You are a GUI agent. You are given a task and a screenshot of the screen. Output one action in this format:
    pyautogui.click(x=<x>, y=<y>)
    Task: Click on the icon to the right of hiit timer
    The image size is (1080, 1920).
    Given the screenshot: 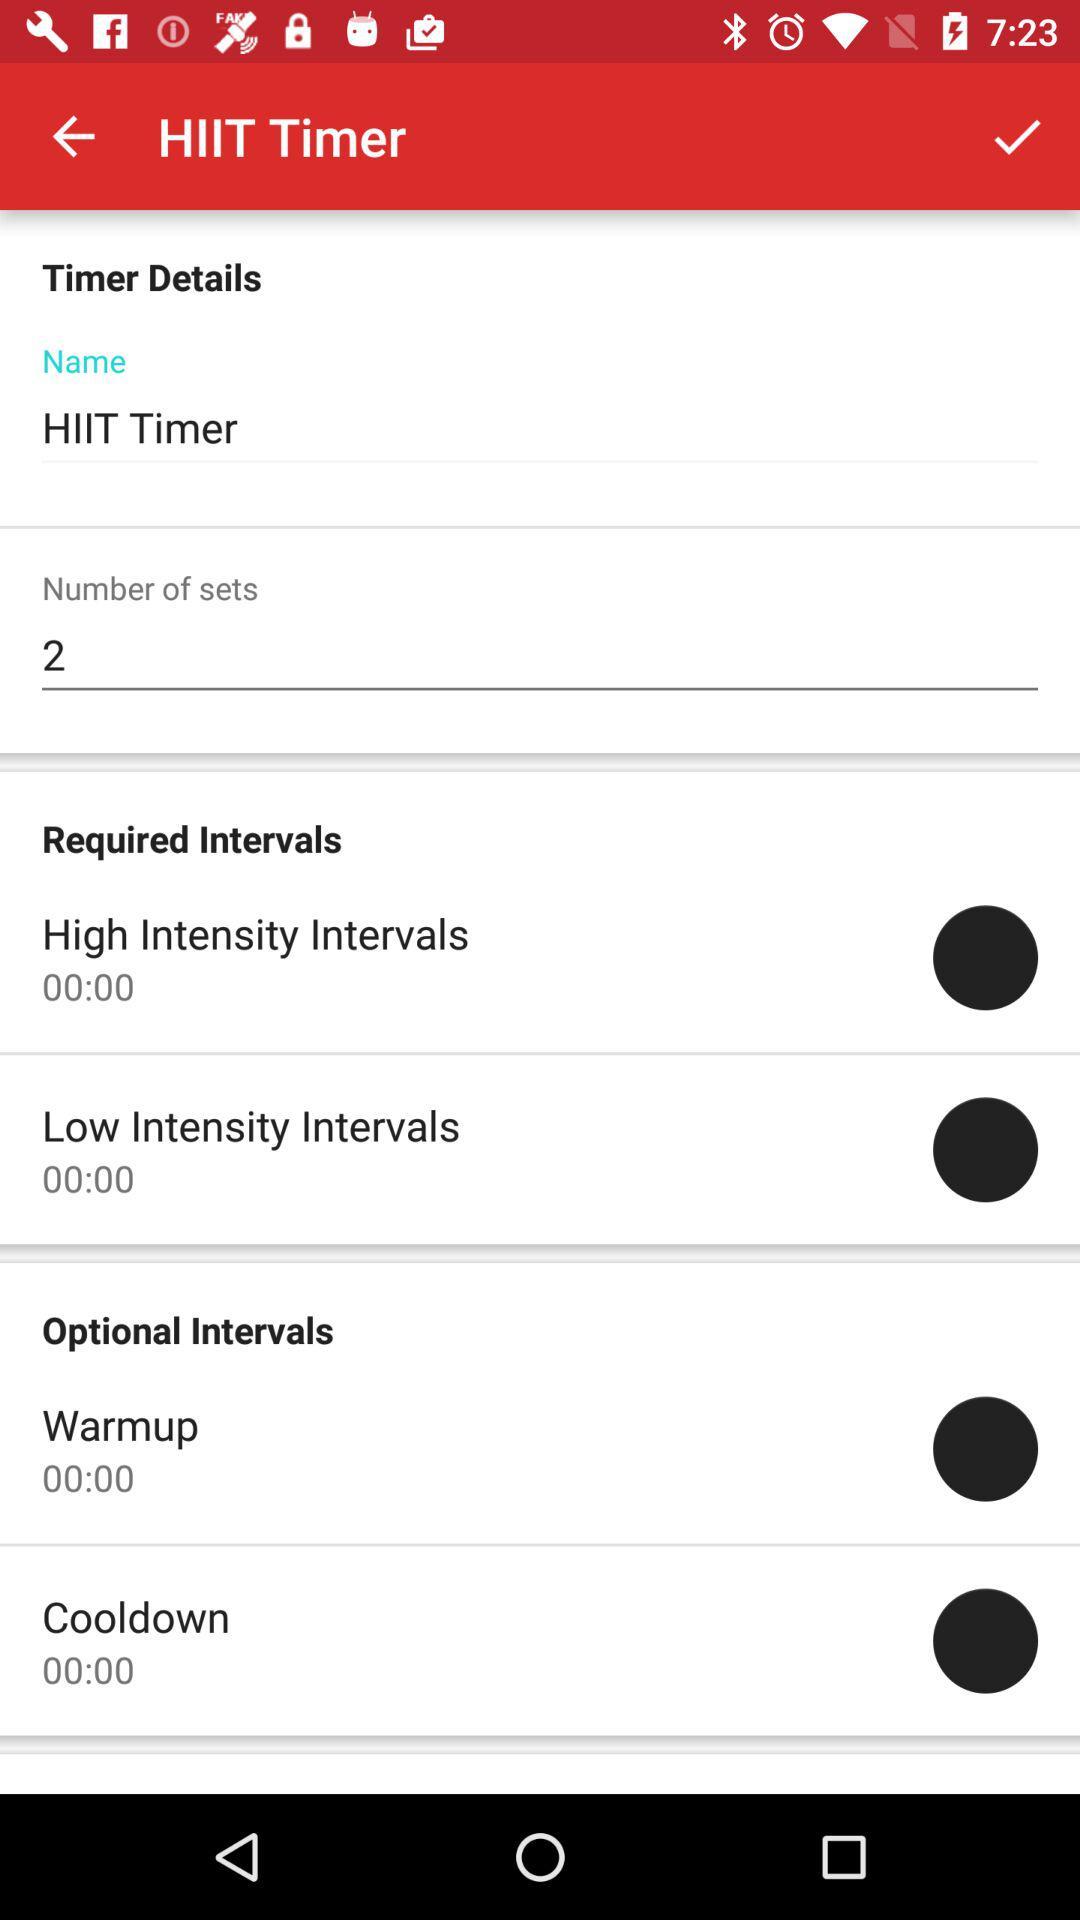 What is the action you would take?
    pyautogui.click(x=1017, y=135)
    